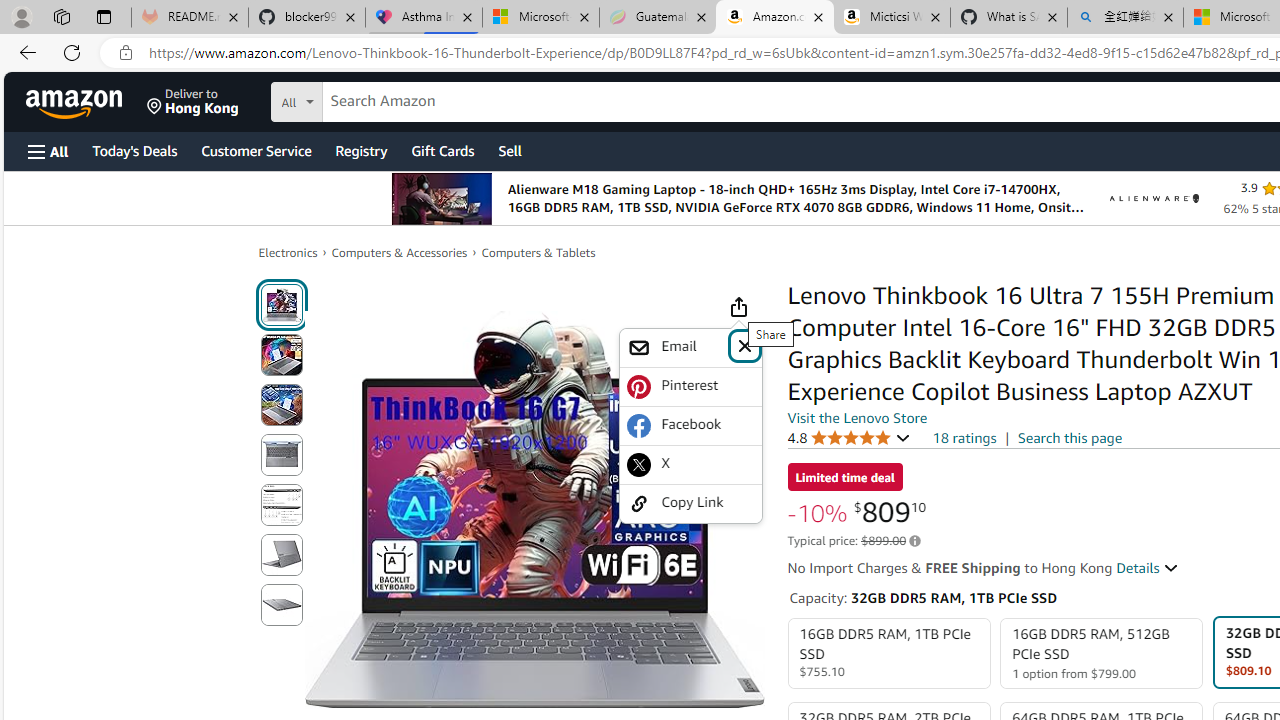  What do you see at coordinates (690, 387) in the screenshot?
I see `'Pinterest'` at bounding box center [690, 387].